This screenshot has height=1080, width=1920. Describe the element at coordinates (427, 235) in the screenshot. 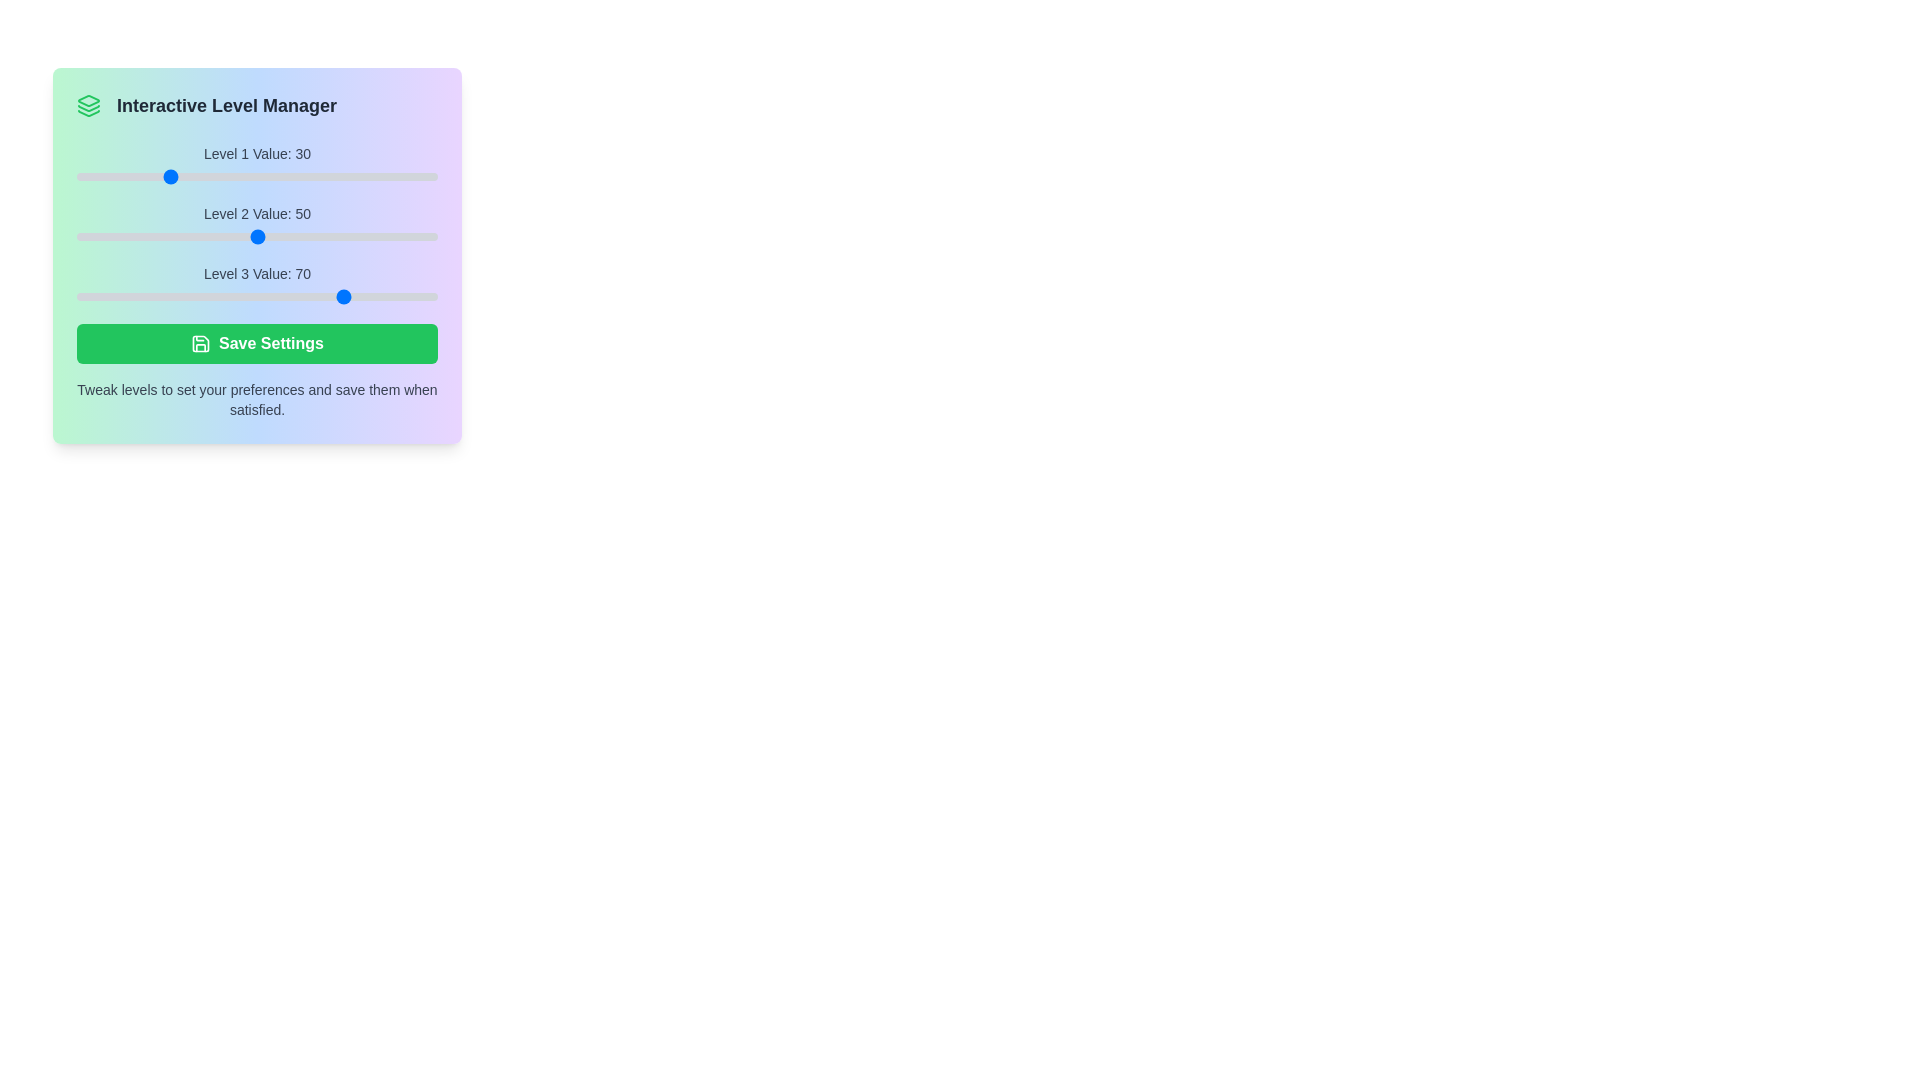

I see `the slider value` at that location.